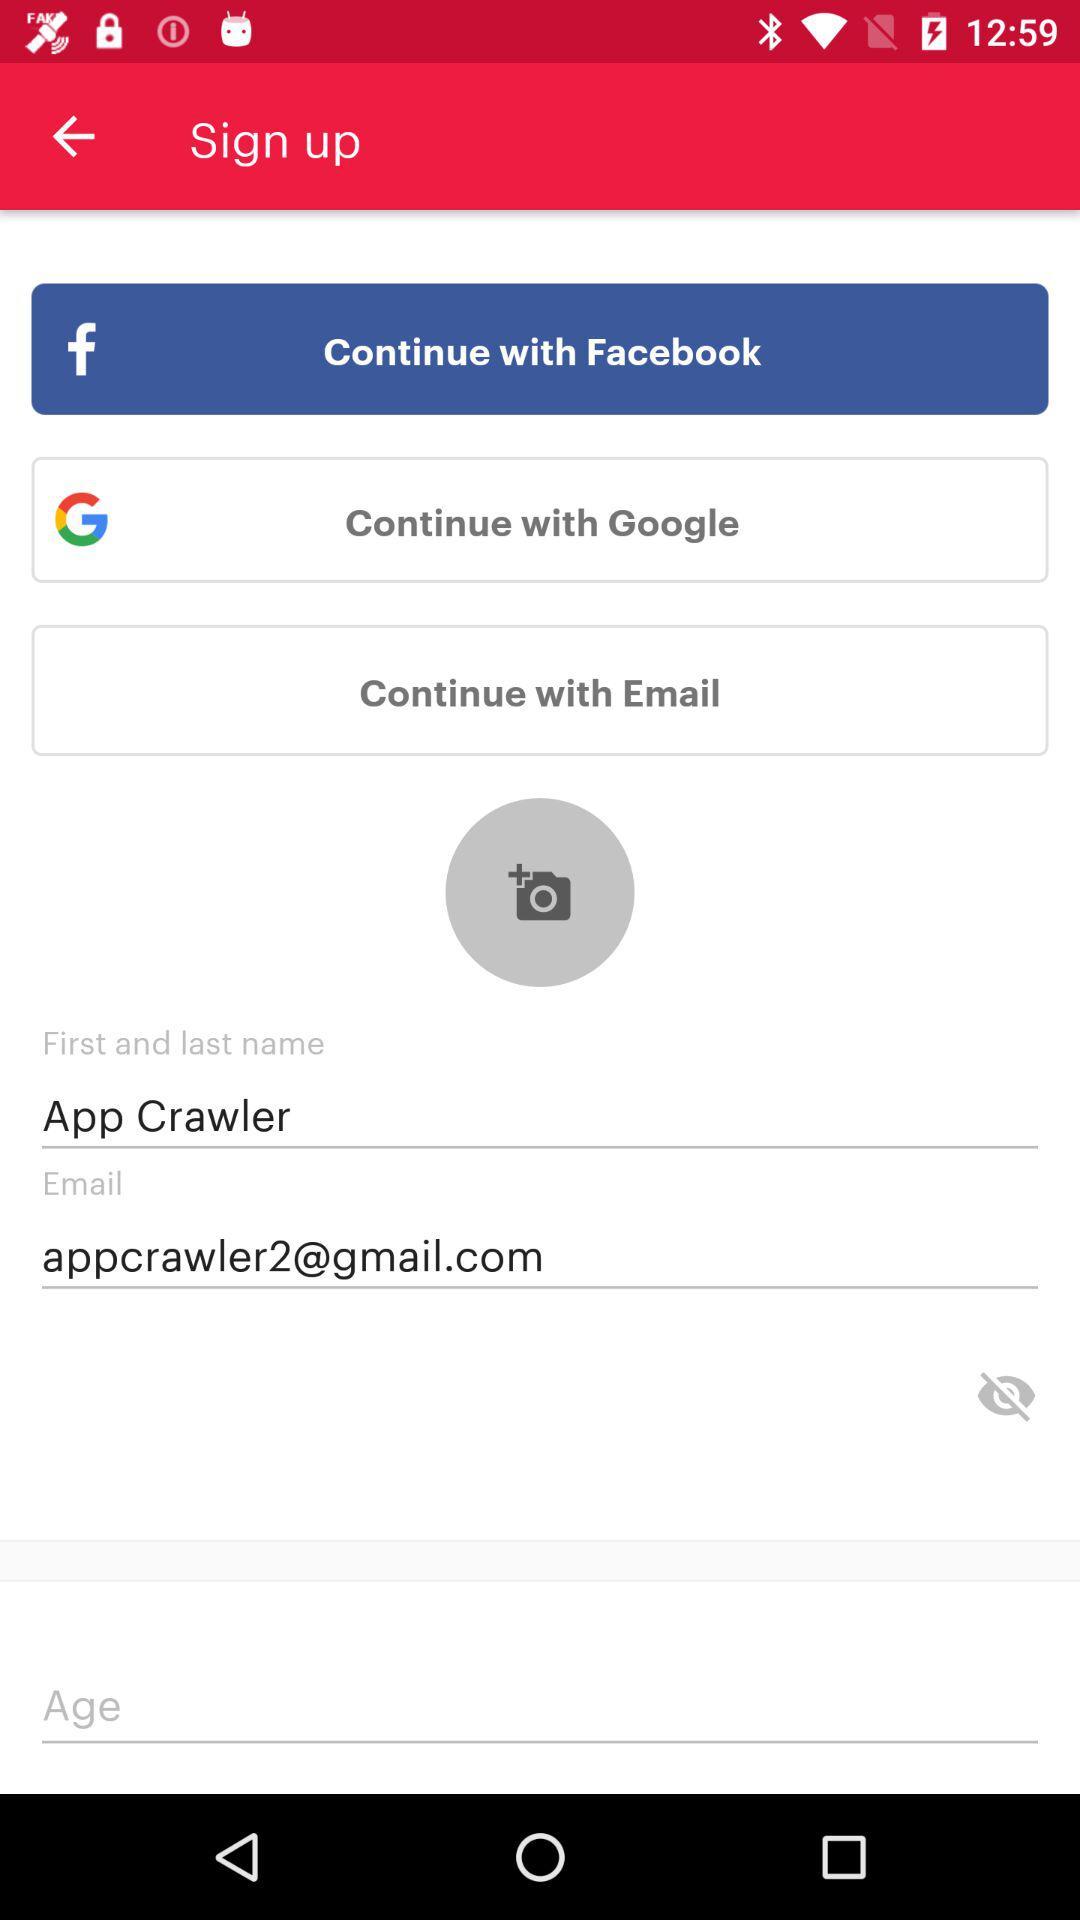 The width and height of the screenshot is (1080, 1920). I want to click on age, so click(540, 1707).